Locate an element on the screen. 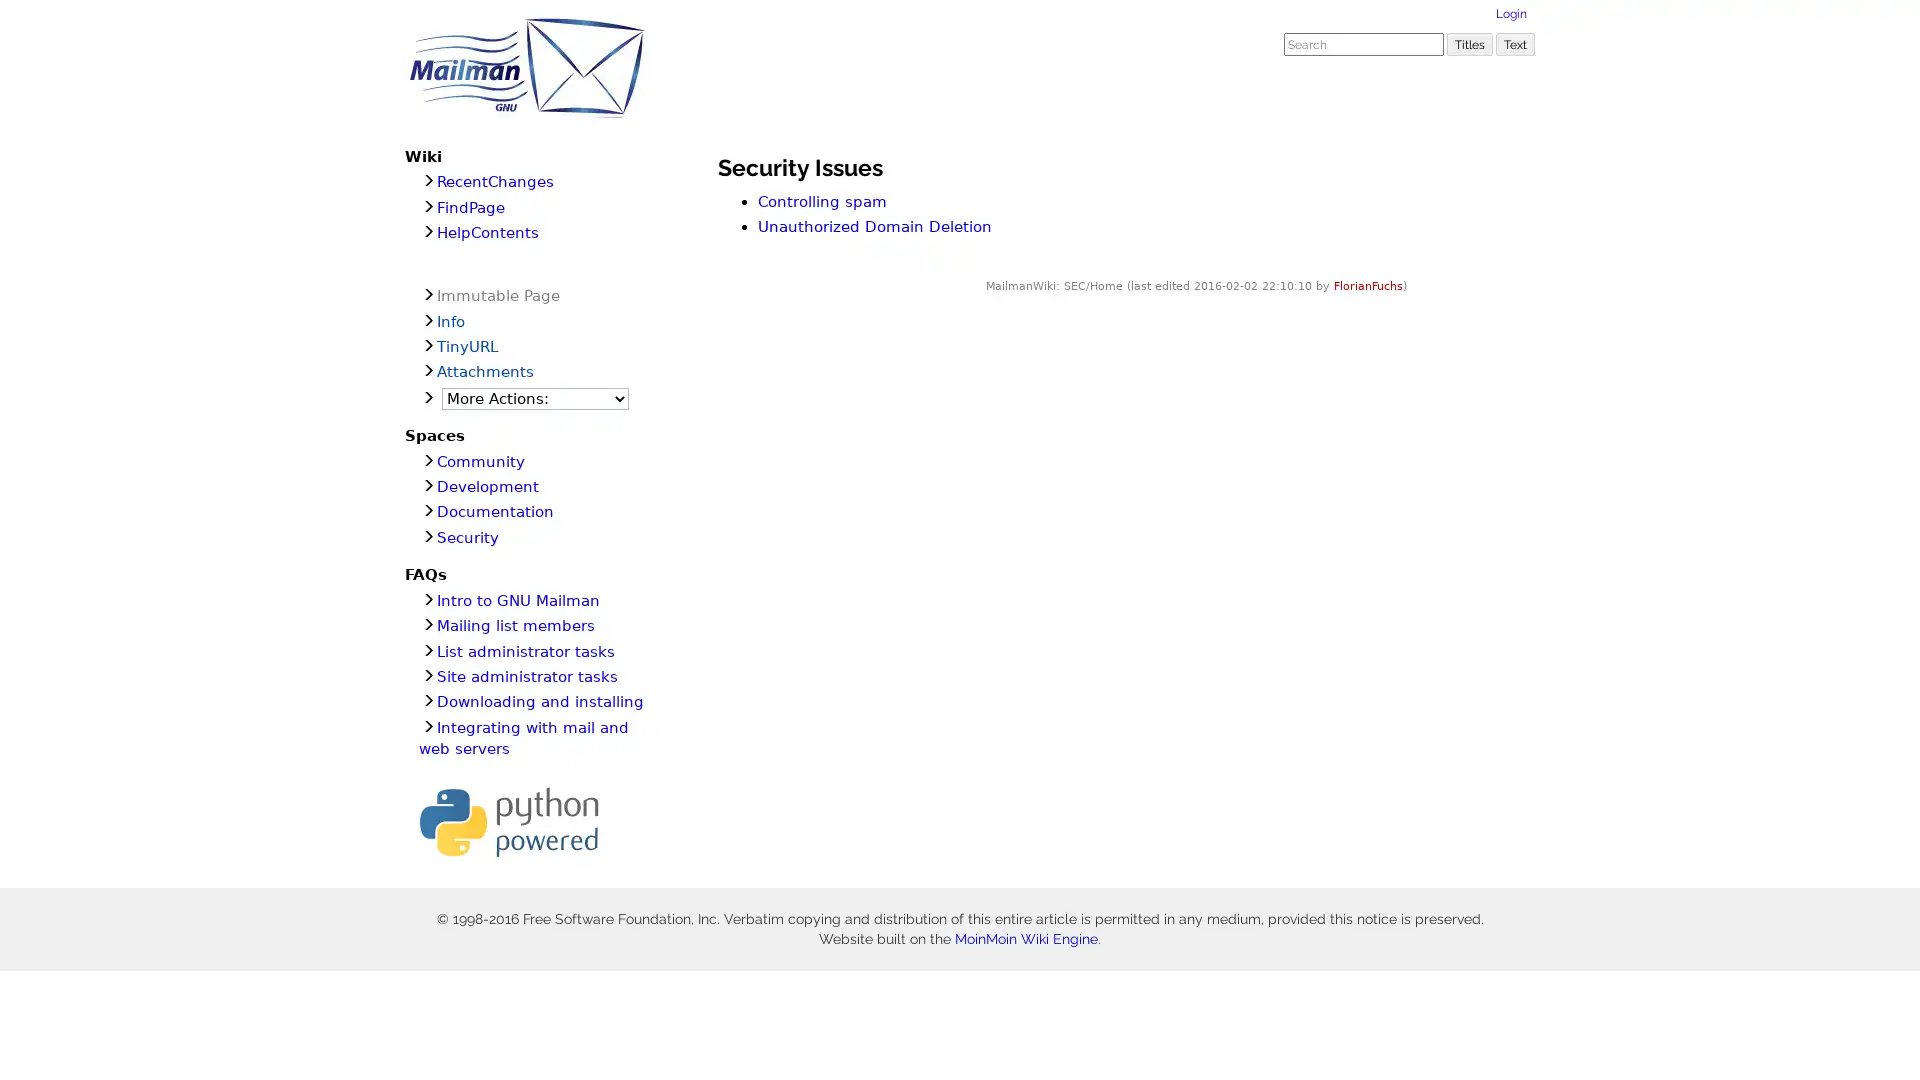 This screenshot has width=1920, height=1080. Text is located at coordinates (1515, 43).